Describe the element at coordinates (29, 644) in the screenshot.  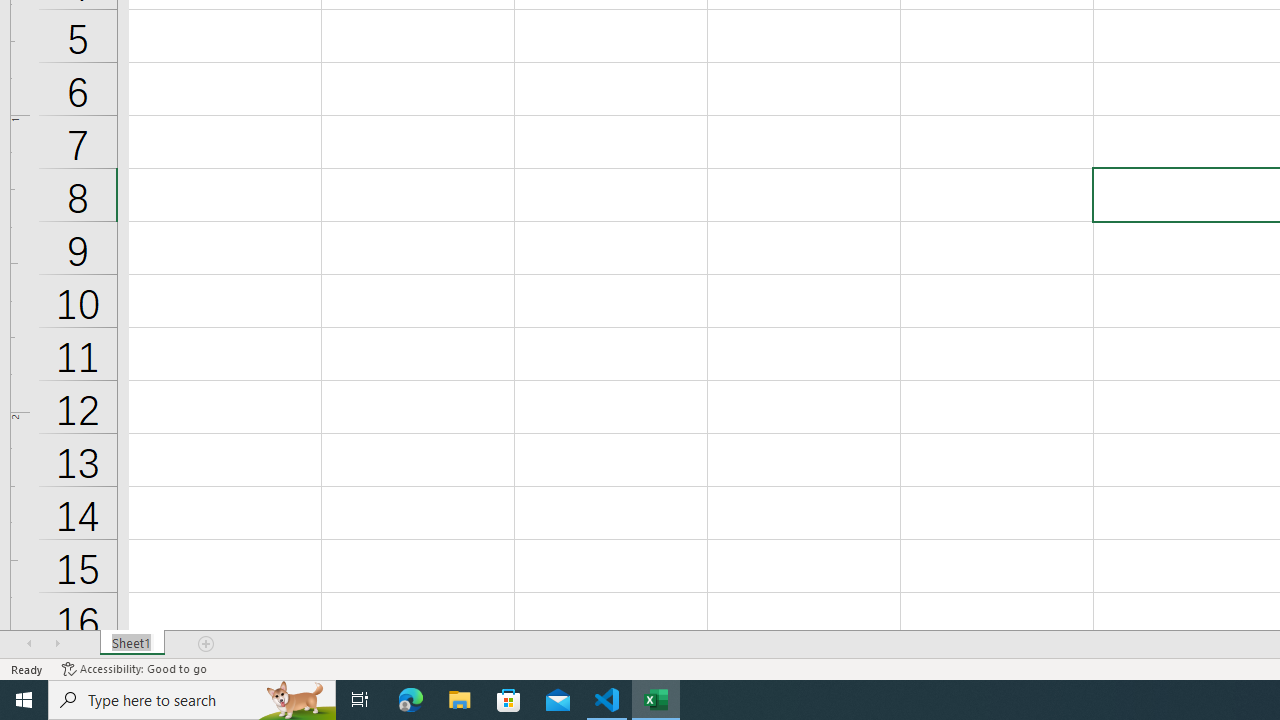
I see `'Scroll Left'` at that location.